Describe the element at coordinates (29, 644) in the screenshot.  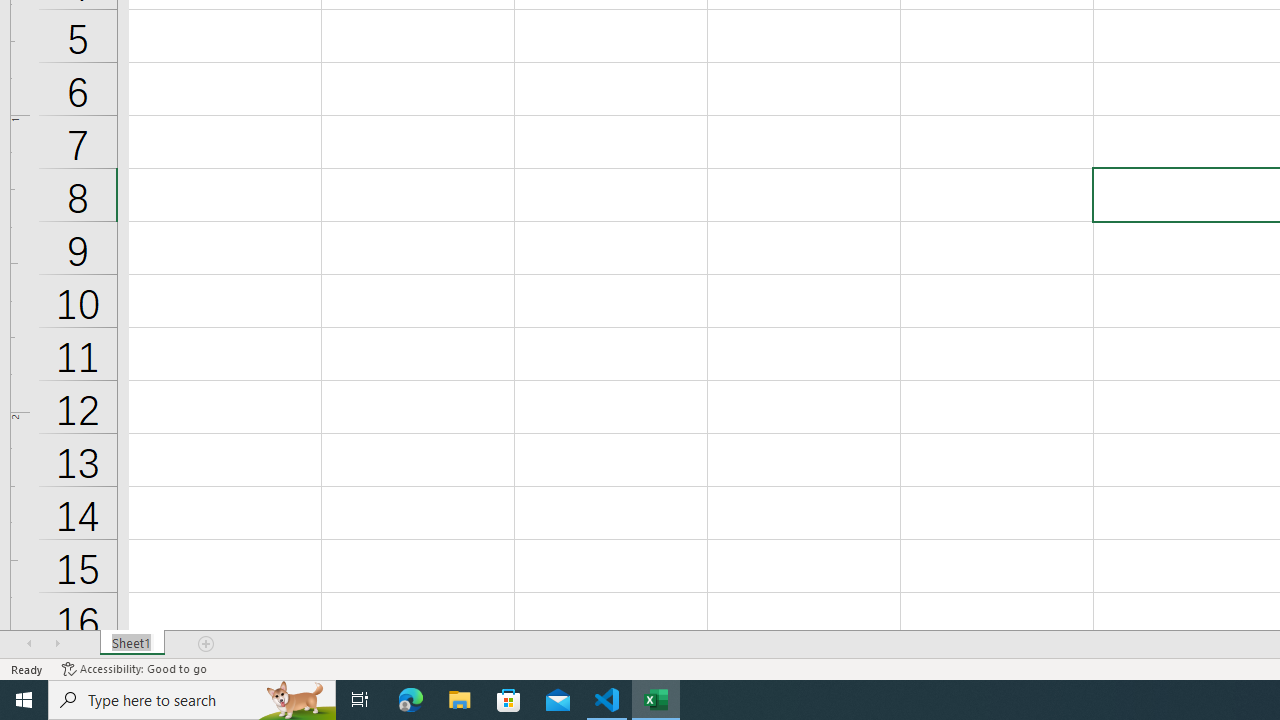
I see `'Scroll Left'` at that location.